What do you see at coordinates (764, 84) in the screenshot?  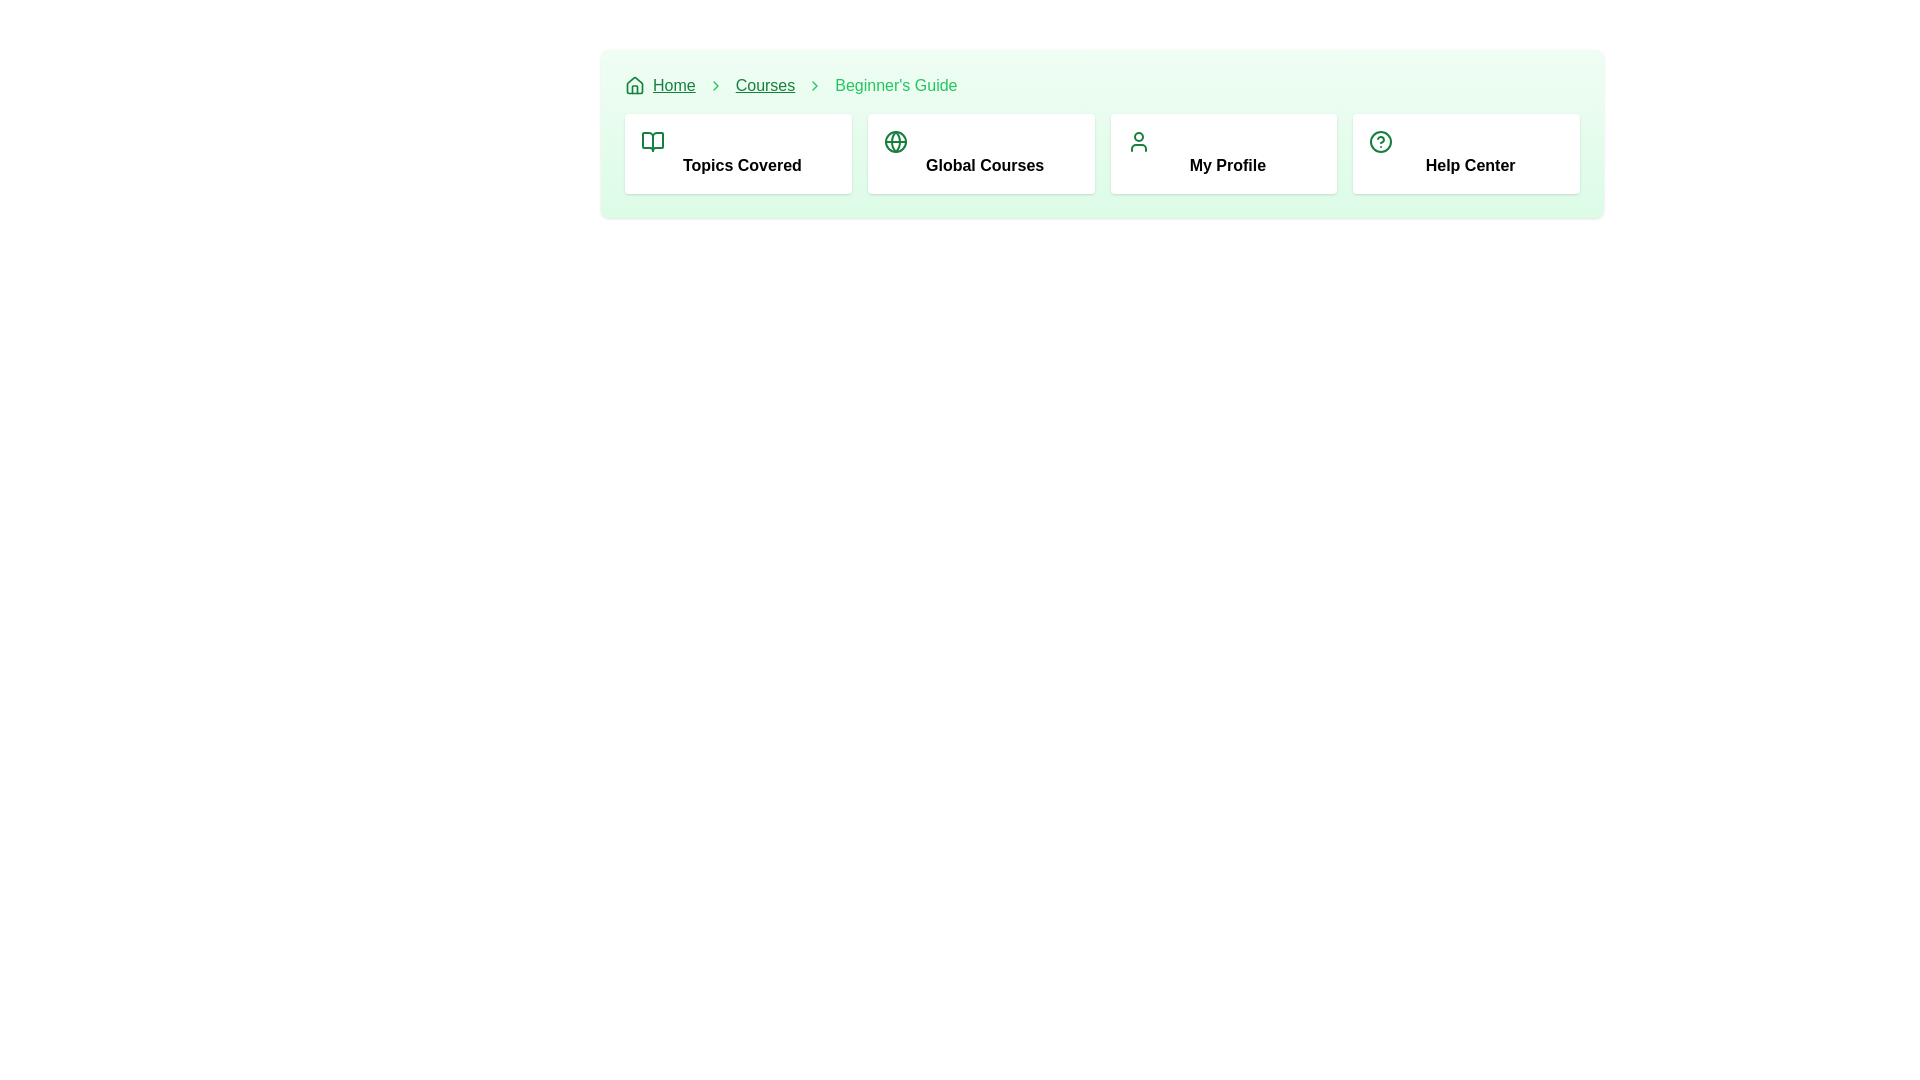 I see `the second item in the breadcrumb navigation bar, which is a hyperlink leading to the courses page, to change its color` at bounding box center [764, 84].